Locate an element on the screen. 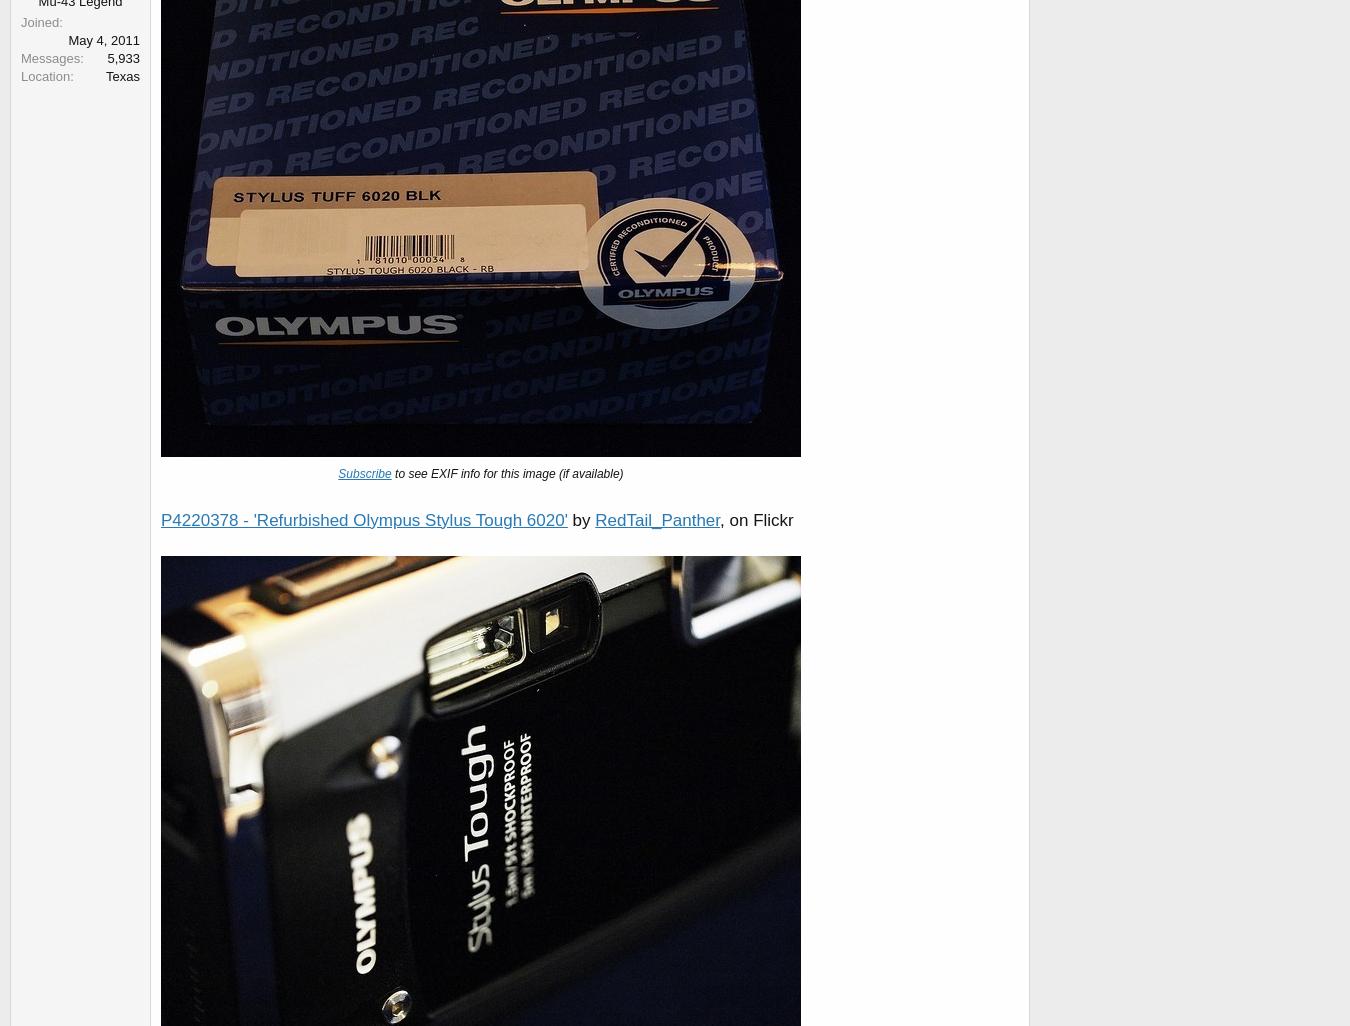  ', on Flickr' is located at coordinates (718, 519).